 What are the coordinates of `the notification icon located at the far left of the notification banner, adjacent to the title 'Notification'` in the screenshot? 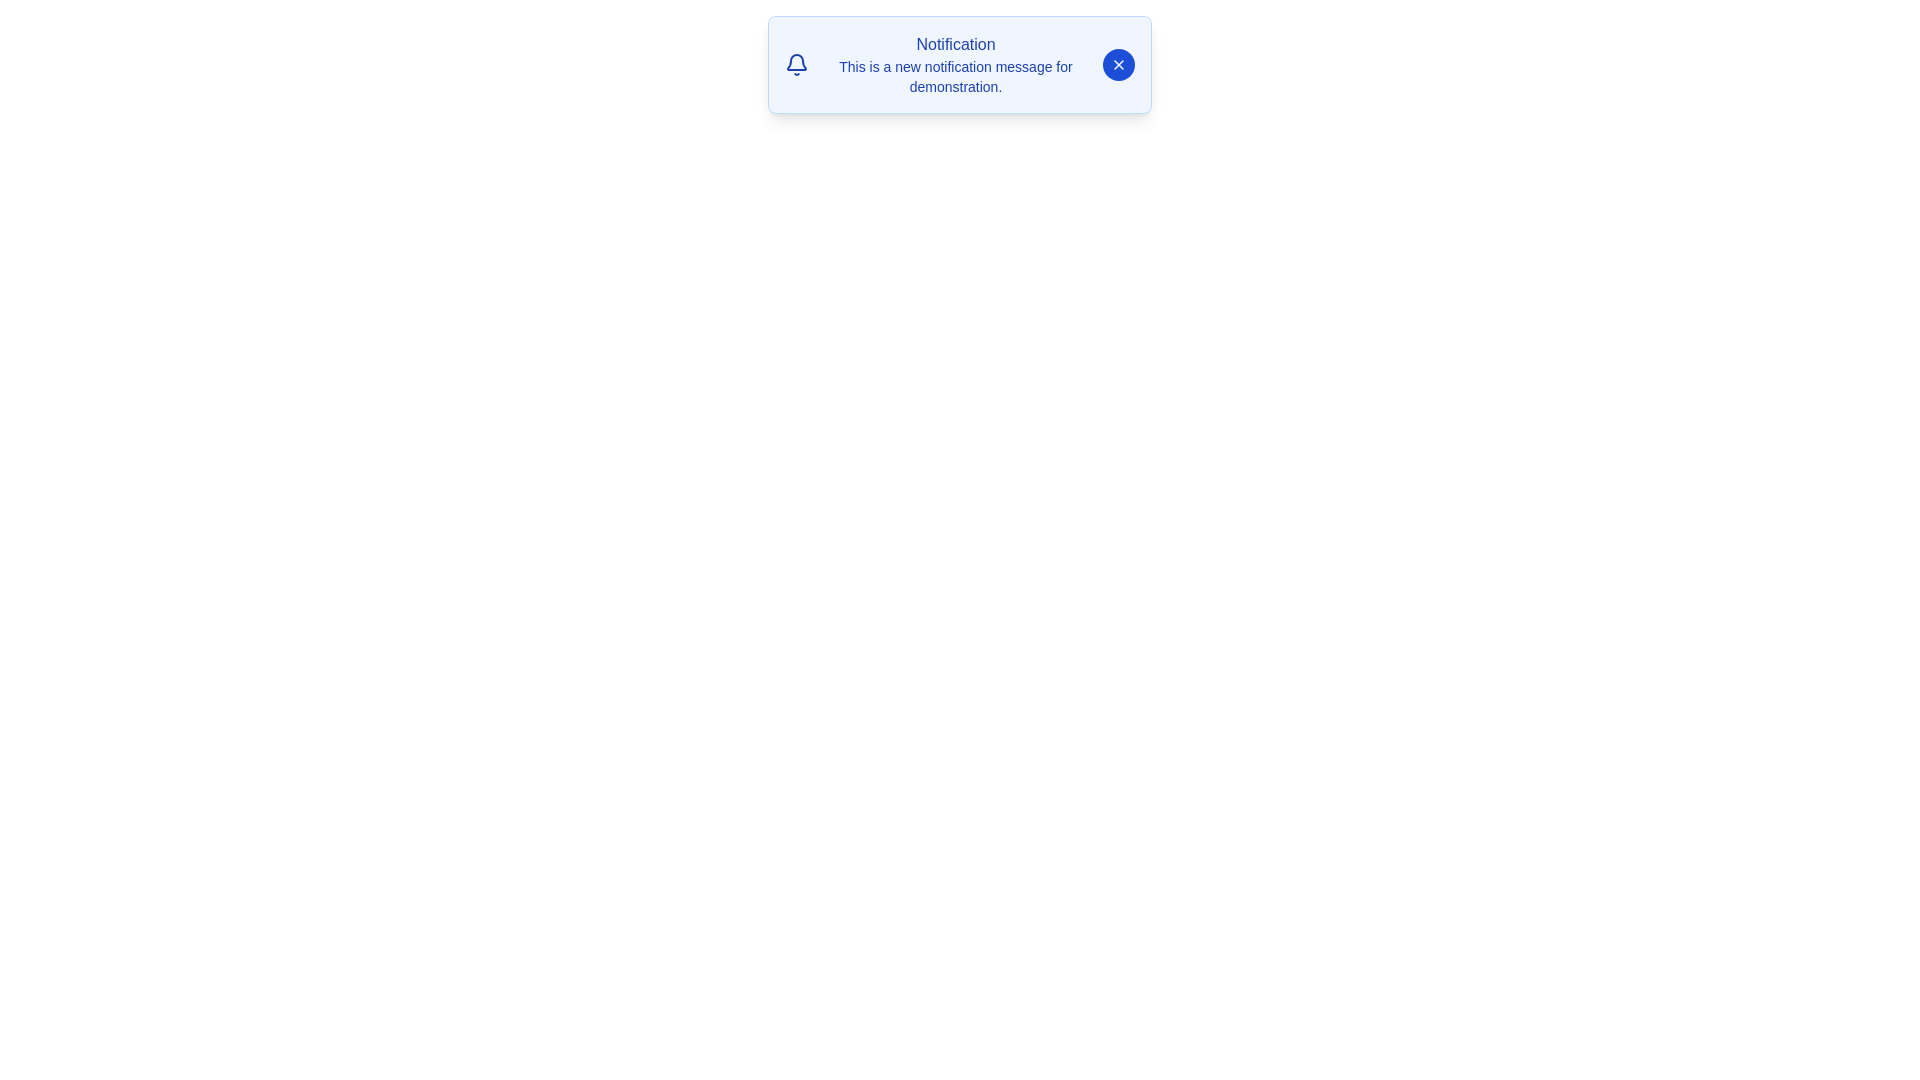 It's located at (795, 64).